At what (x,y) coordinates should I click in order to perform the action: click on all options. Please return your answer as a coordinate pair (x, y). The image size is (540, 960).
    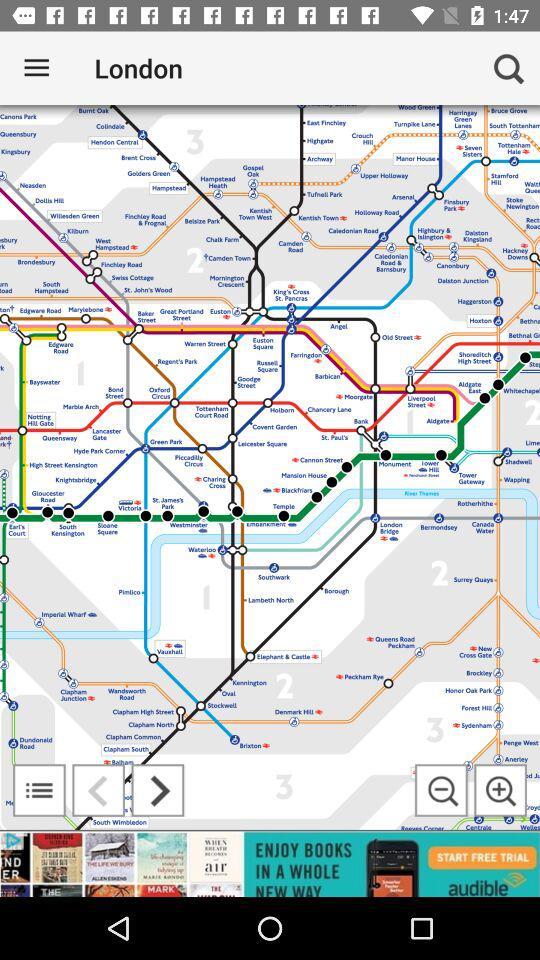
    Looking at the image, I should click on (39, 790).